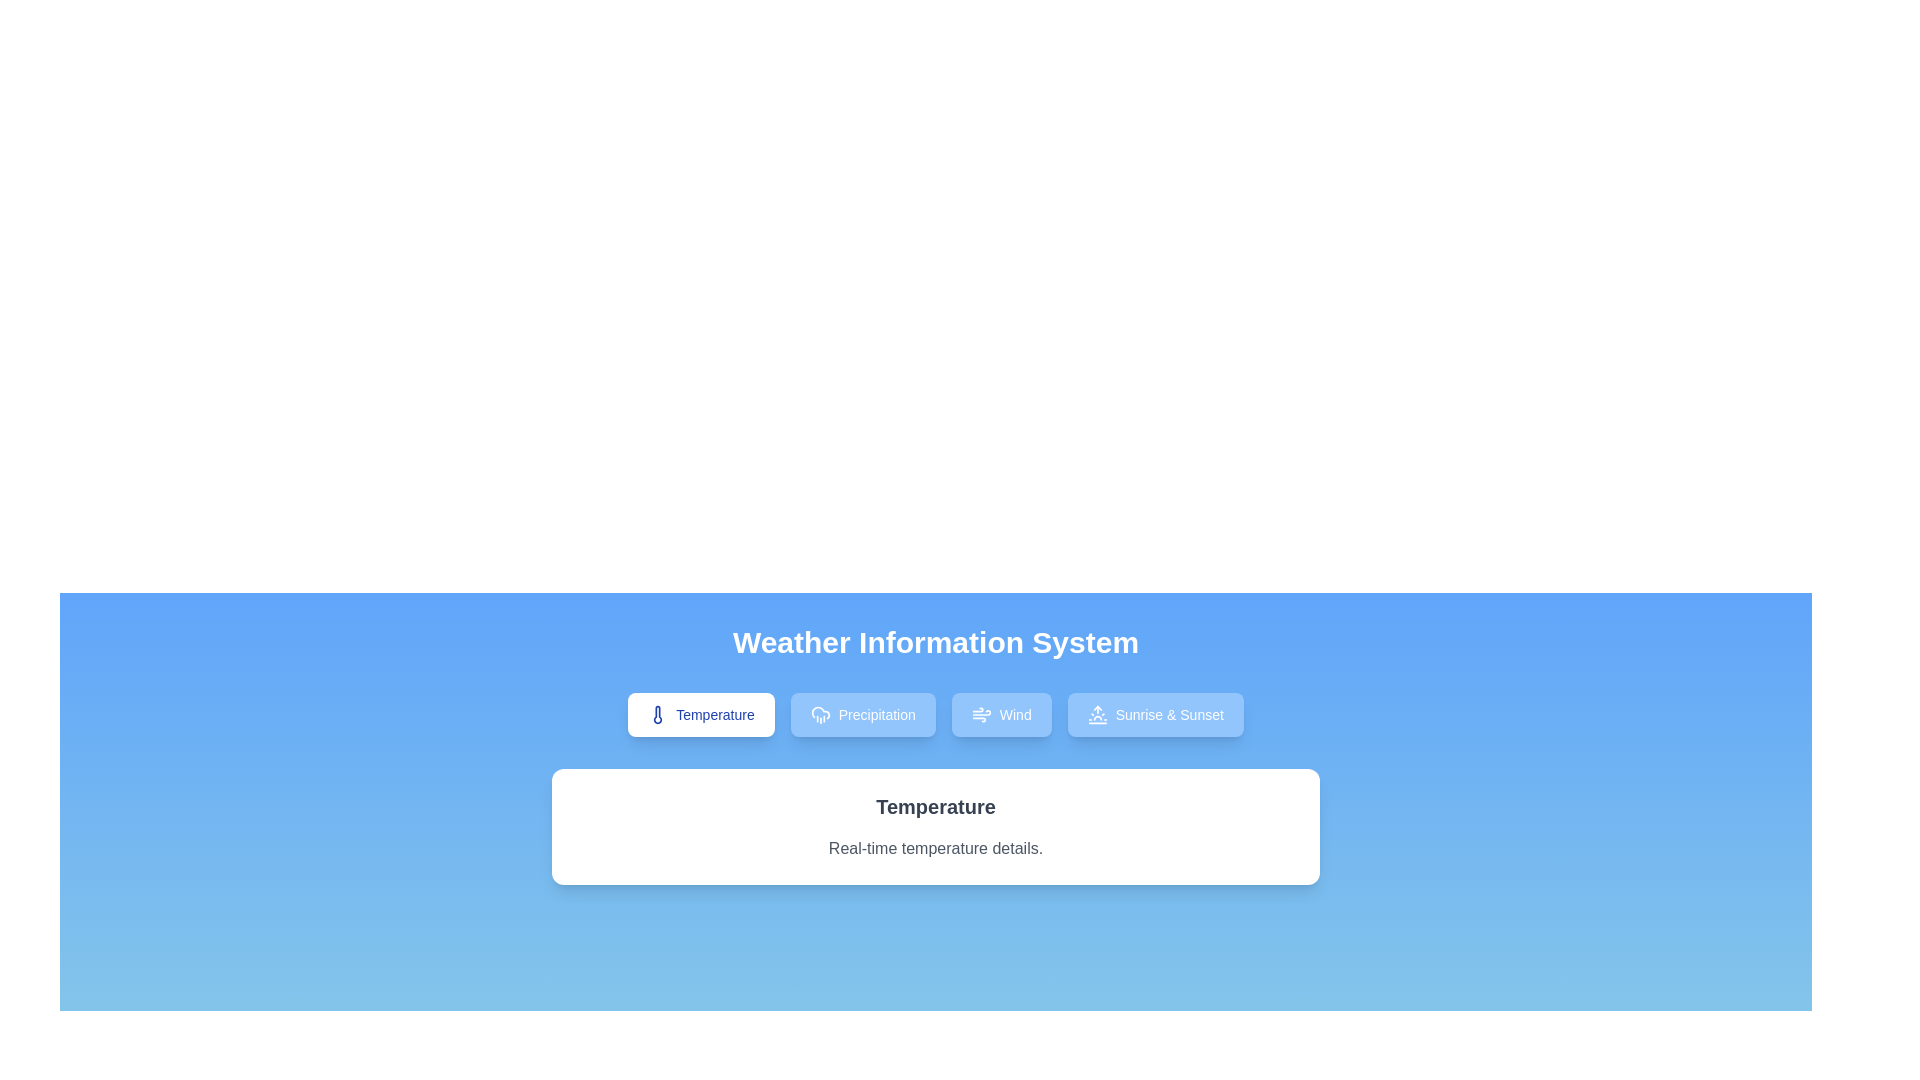 The image size is (1920, 1080). What do you see at coordinates (701, 713) in the screenshot?
I see `the Temperature tab by clicking the corresponding button` at bounding box center [701, 713].